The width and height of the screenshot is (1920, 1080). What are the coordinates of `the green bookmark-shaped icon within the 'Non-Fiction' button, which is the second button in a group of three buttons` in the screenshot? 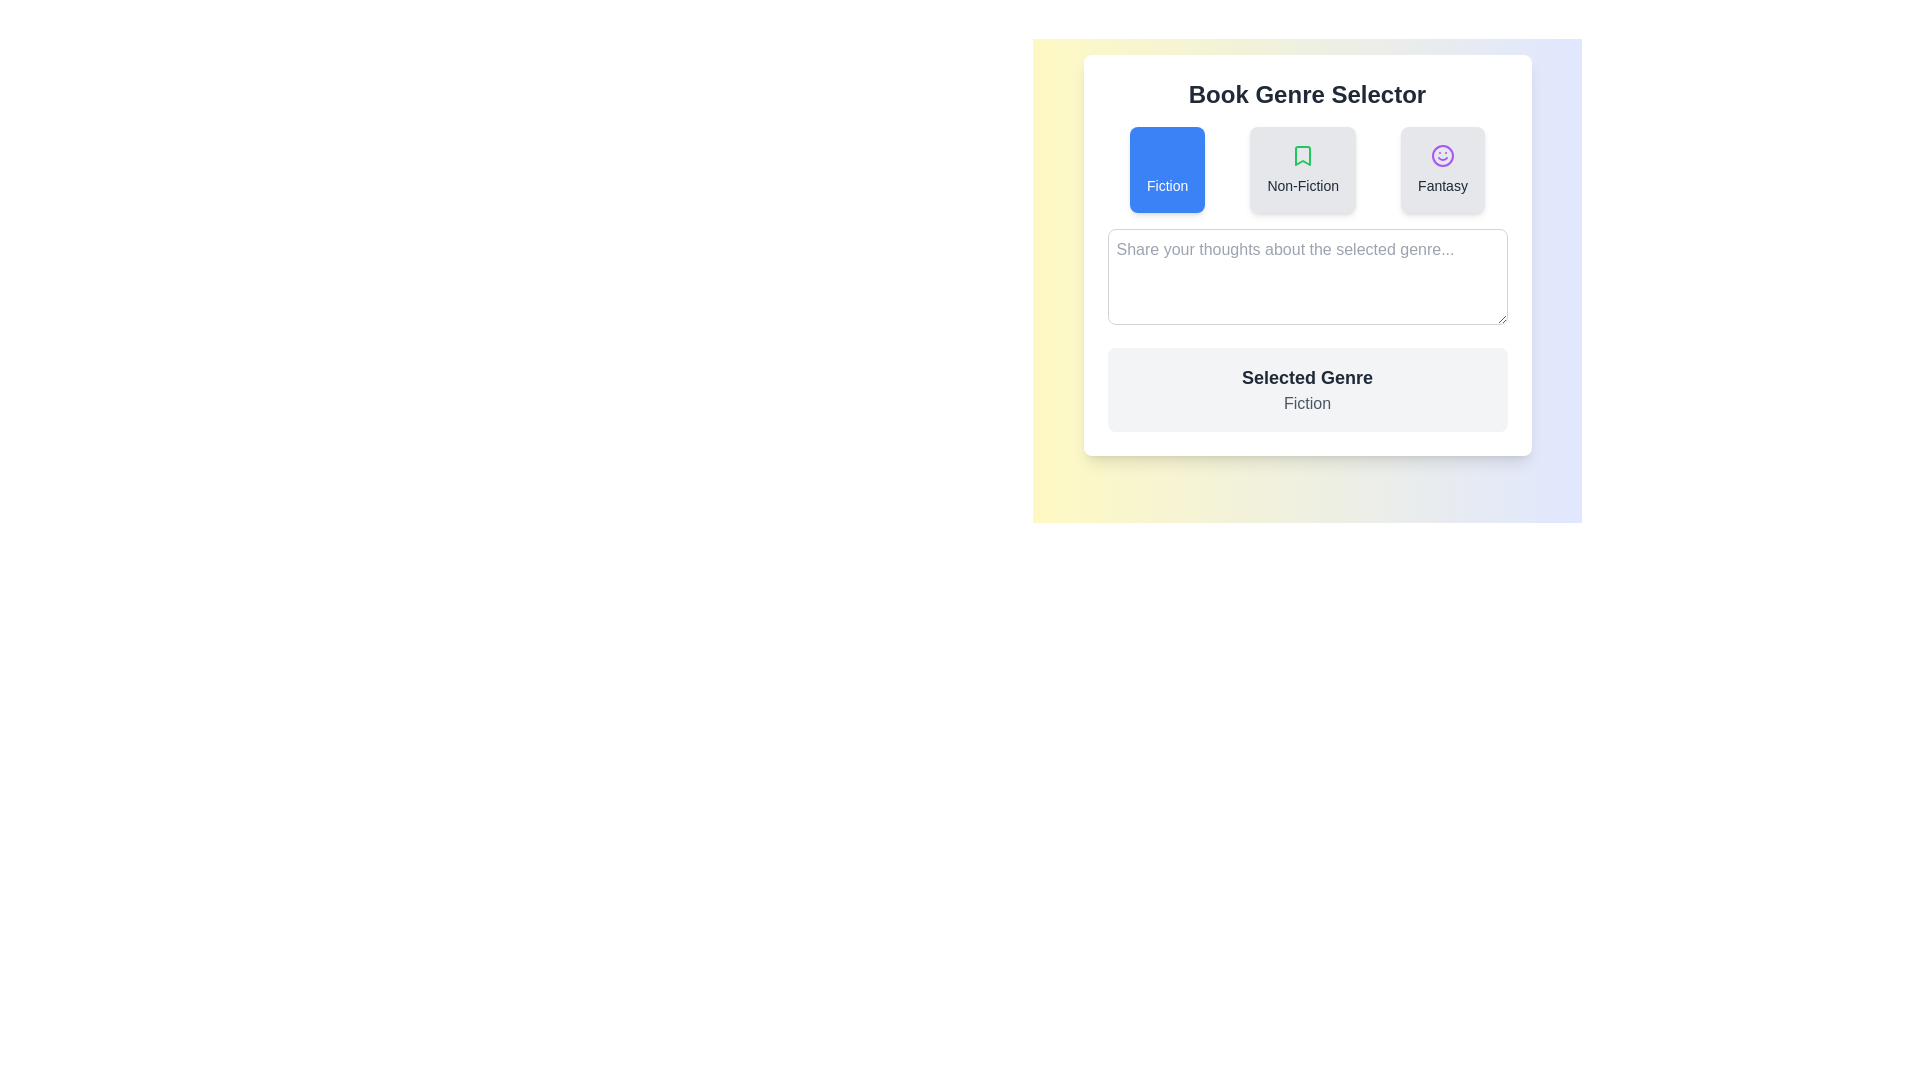 It's located at (1303, 154).